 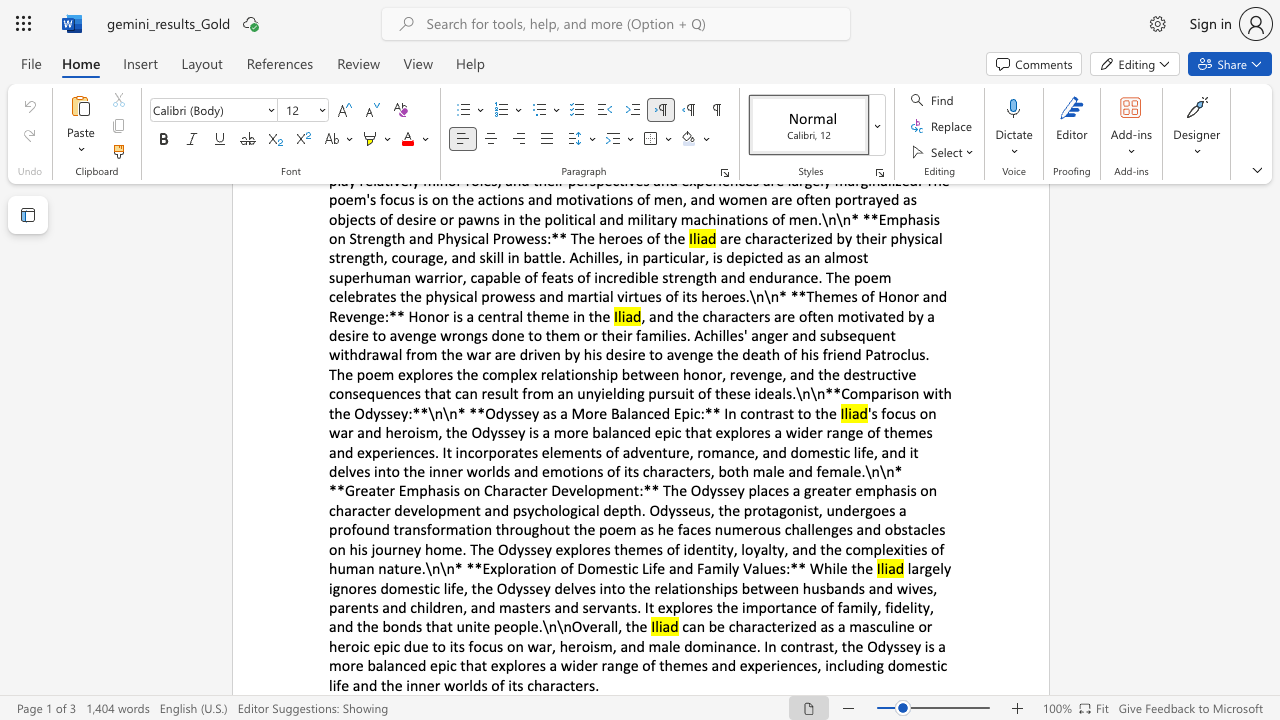 What do you see at coordinates (472, 646) in the screenshot?
I see `the subset text "ocus on war, heroism, and male dominan" within the text "can be characterized as a masculine or heroic epic due to its focus on war, heroism, and male dominance. In contrast, the Odyssey is a more balanced epic that explores a wider range of themes and experiences, including domestic life and the inner worlds of its characters."` at bounding box center [472, 646].